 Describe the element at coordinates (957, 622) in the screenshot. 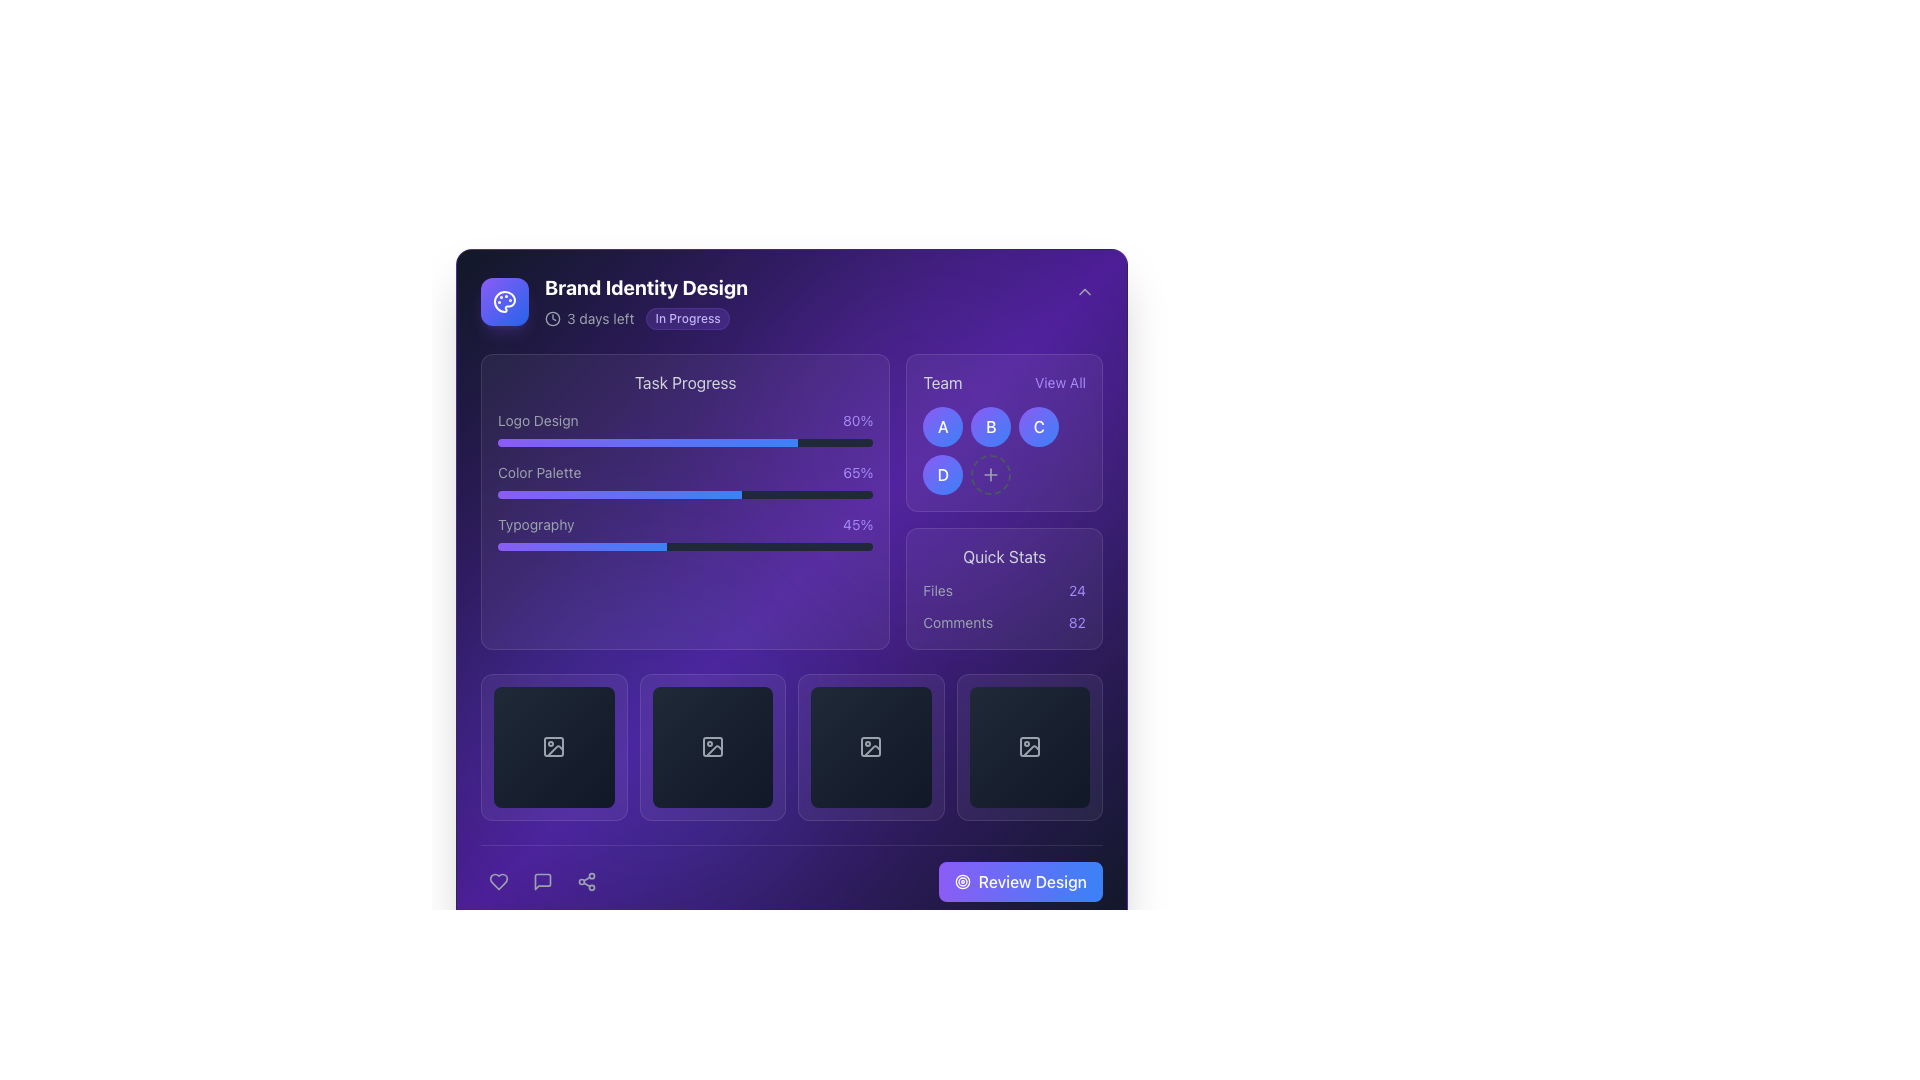

I see `the 'Comments' text label, which is styled in gray, positioned below 'Quick Stats', and aligned left next to the count '82'` at that location.